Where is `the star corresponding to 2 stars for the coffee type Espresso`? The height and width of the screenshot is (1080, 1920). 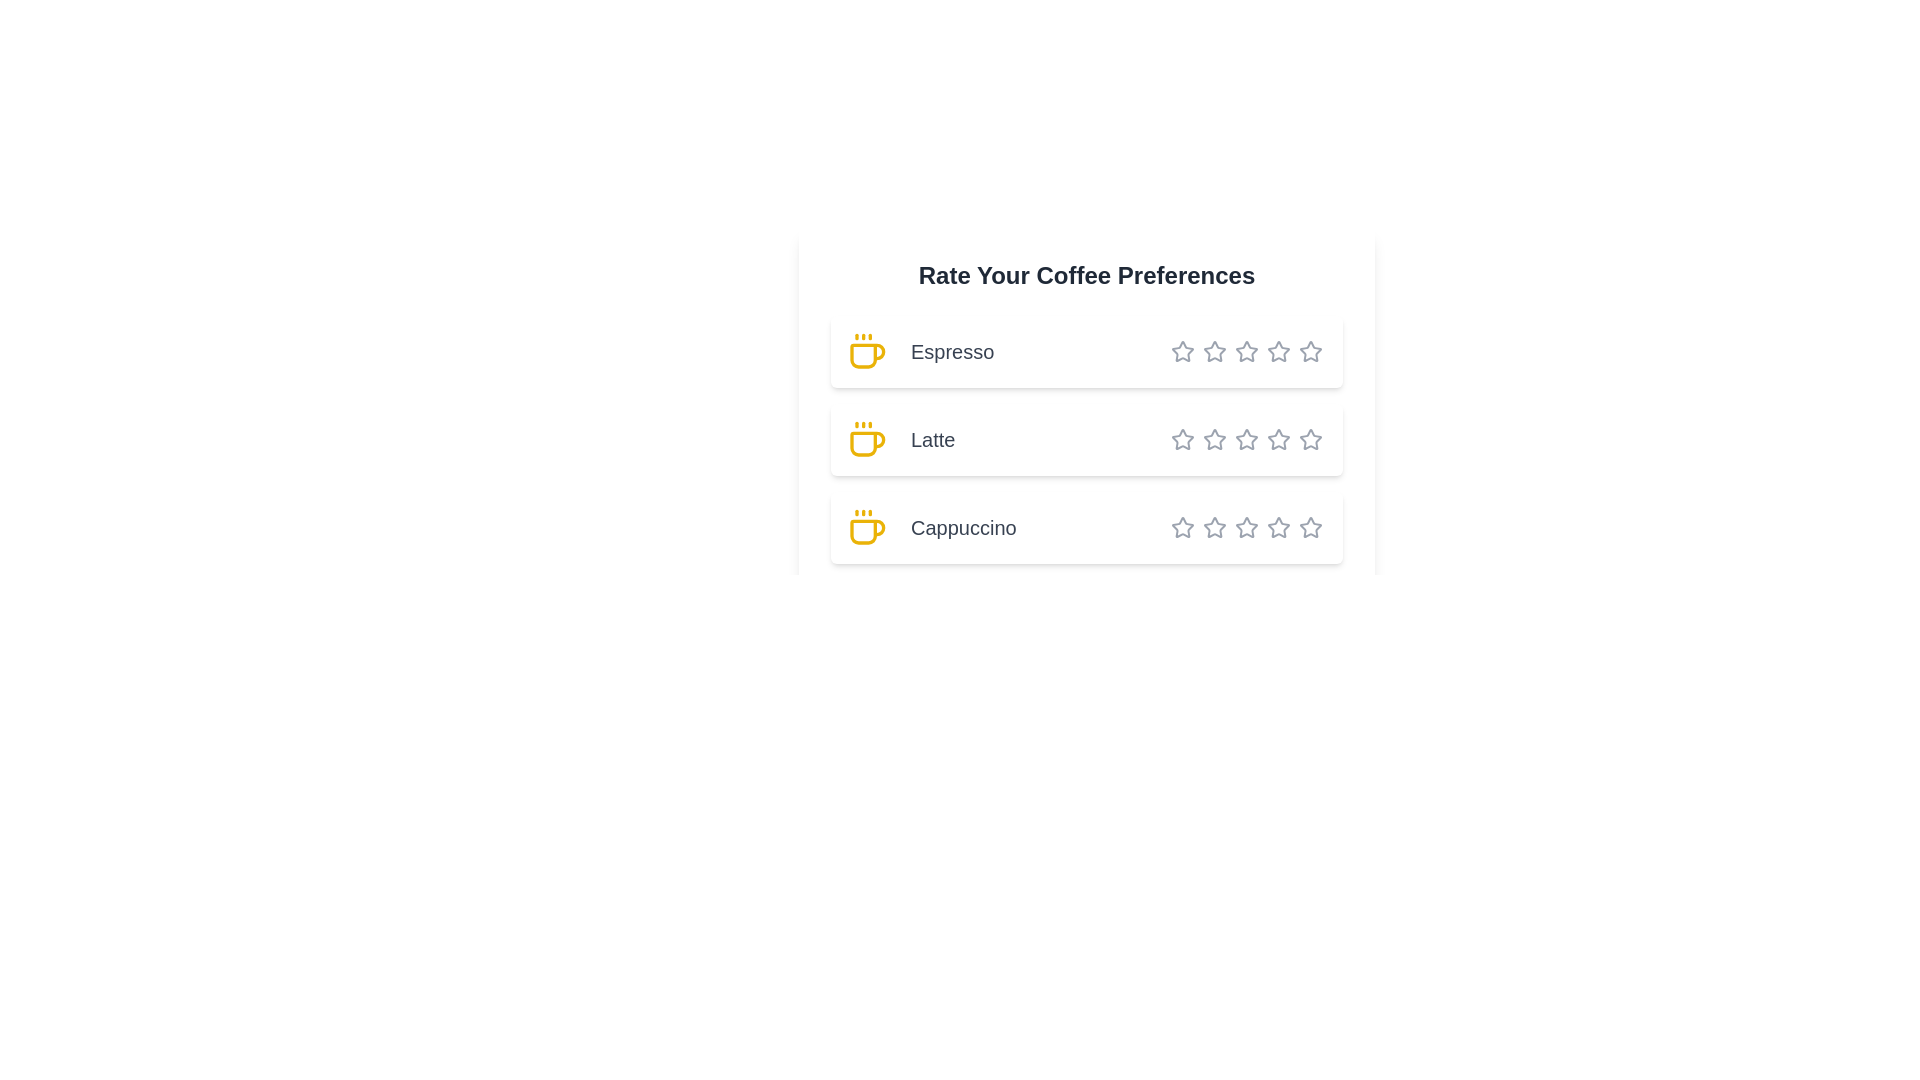
the star corresponding to 2 stars for the coffee type Espresso is located at coordinates (1202, 350).